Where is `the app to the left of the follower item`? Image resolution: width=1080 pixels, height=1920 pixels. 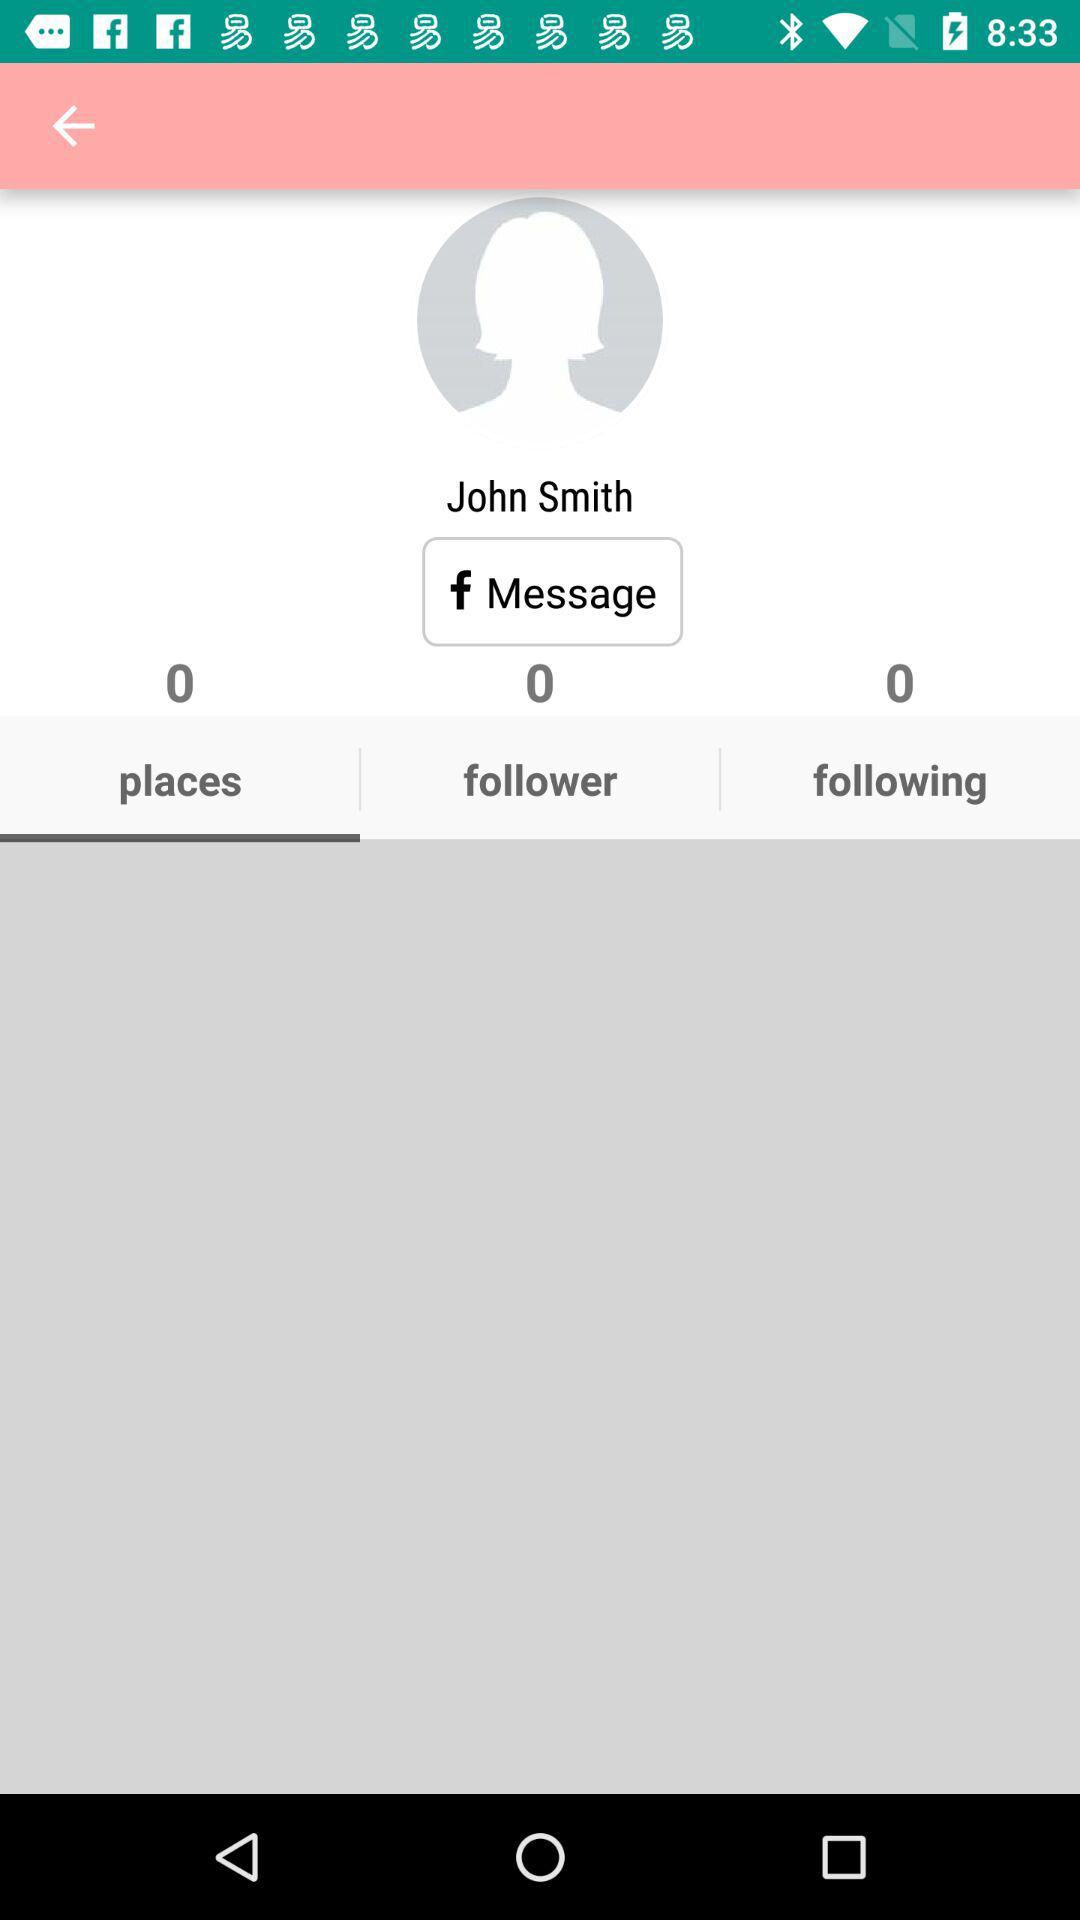
the app to the left of the follower item is located at coordinates (180, 778).